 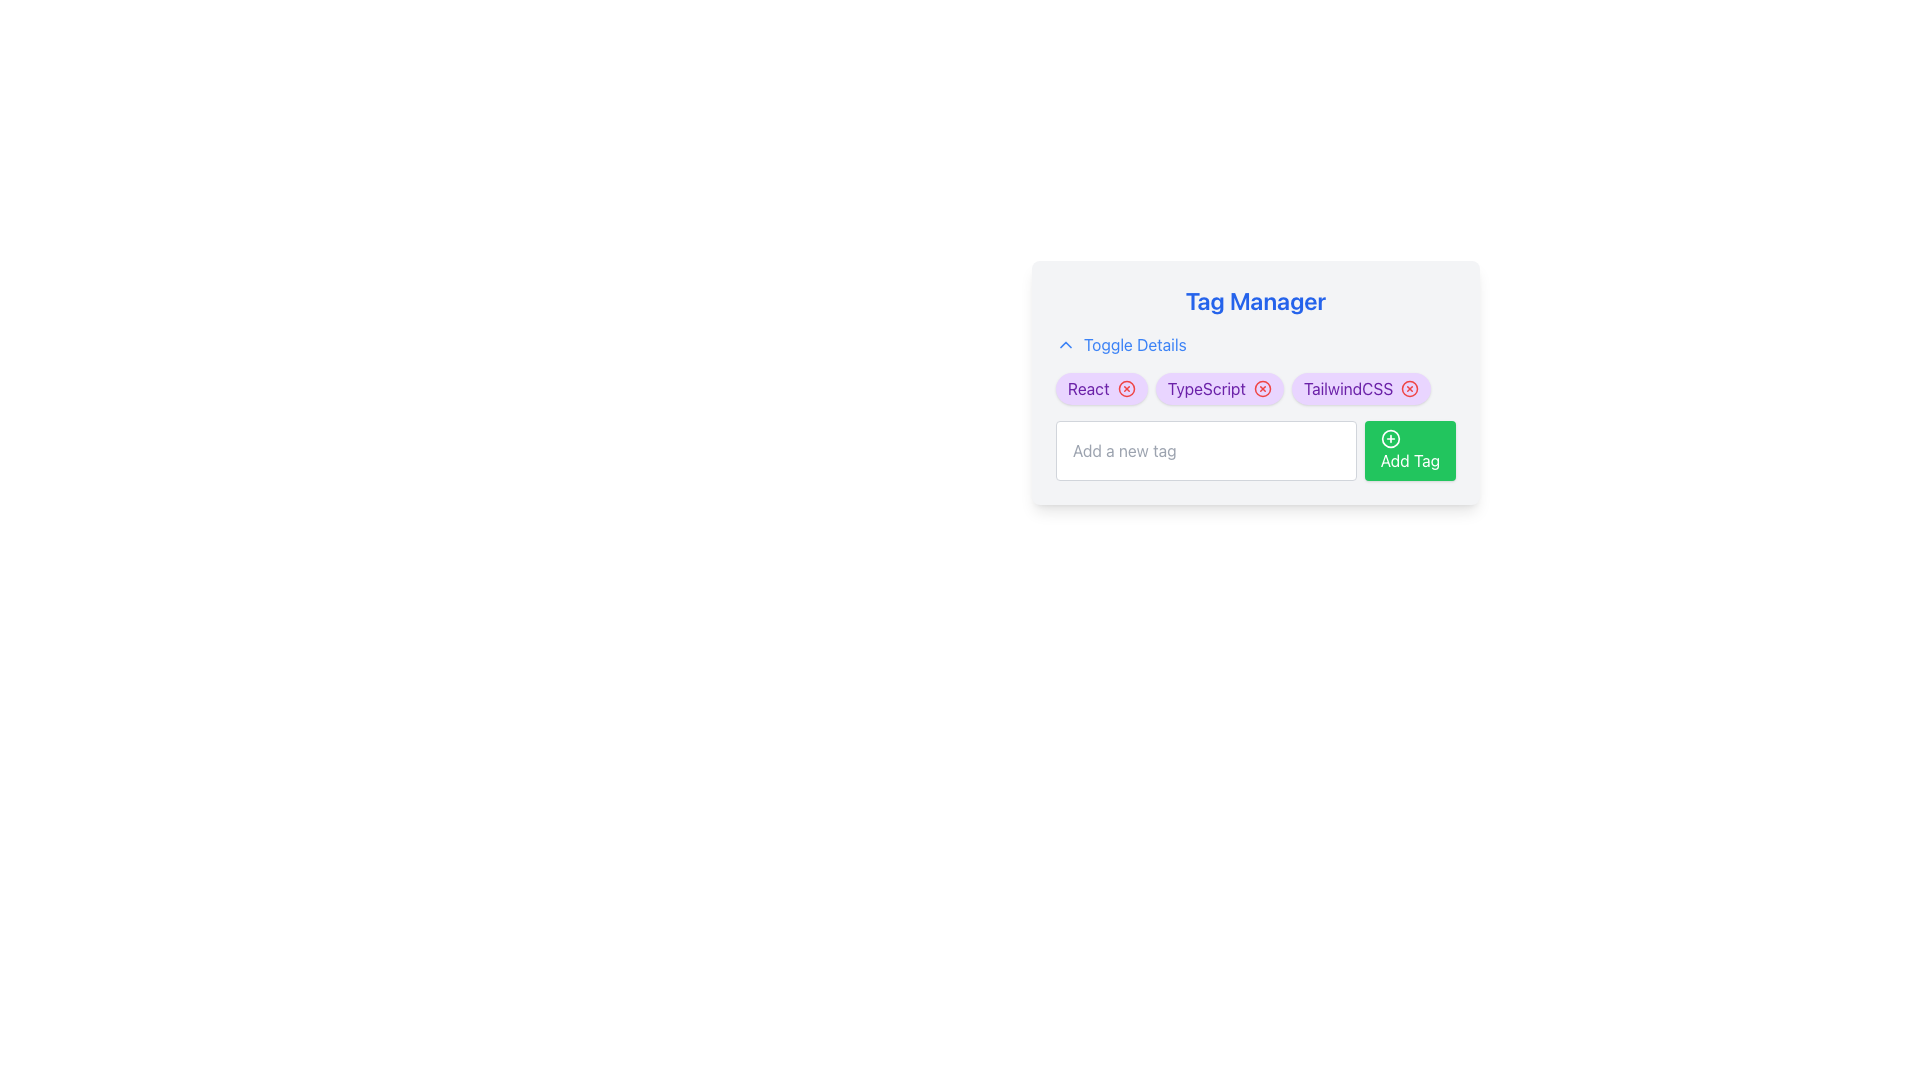 I want to click on the circular graphic element indicating removal or delete action associated with the 'TailwindCSS' tag in the 'Tag Manager' interface, positioned at the top right corner of the tag, so click(x=1409, y=389).